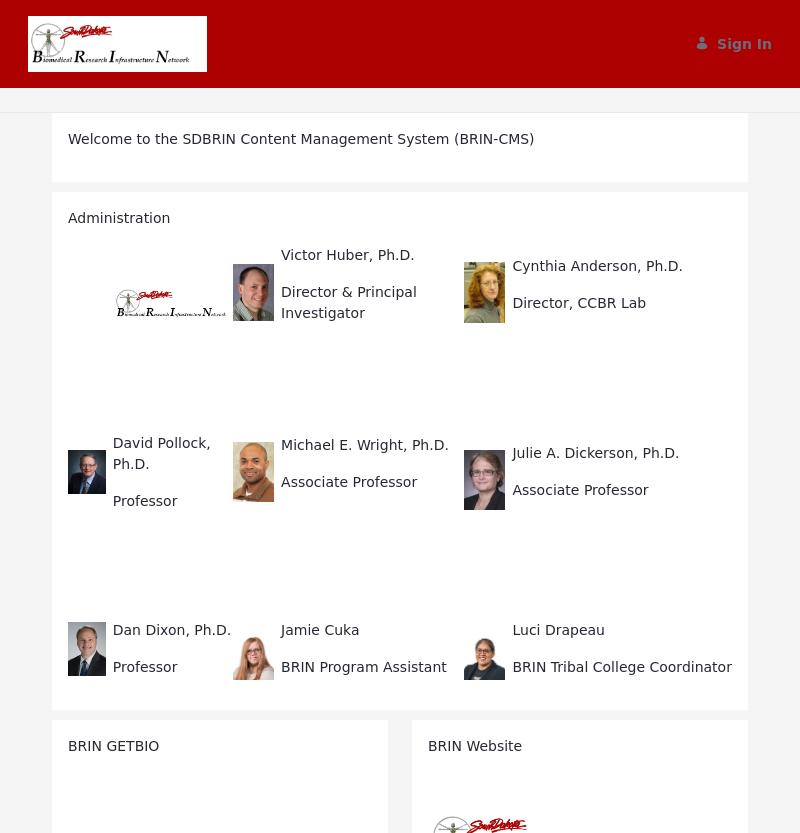 The width and height of the screenshot is (800, 833). What do you see at coordinates (363, 665) in the screenshot?
I see `'BRIN Program Assistant'` at bounding box center [363, 665].